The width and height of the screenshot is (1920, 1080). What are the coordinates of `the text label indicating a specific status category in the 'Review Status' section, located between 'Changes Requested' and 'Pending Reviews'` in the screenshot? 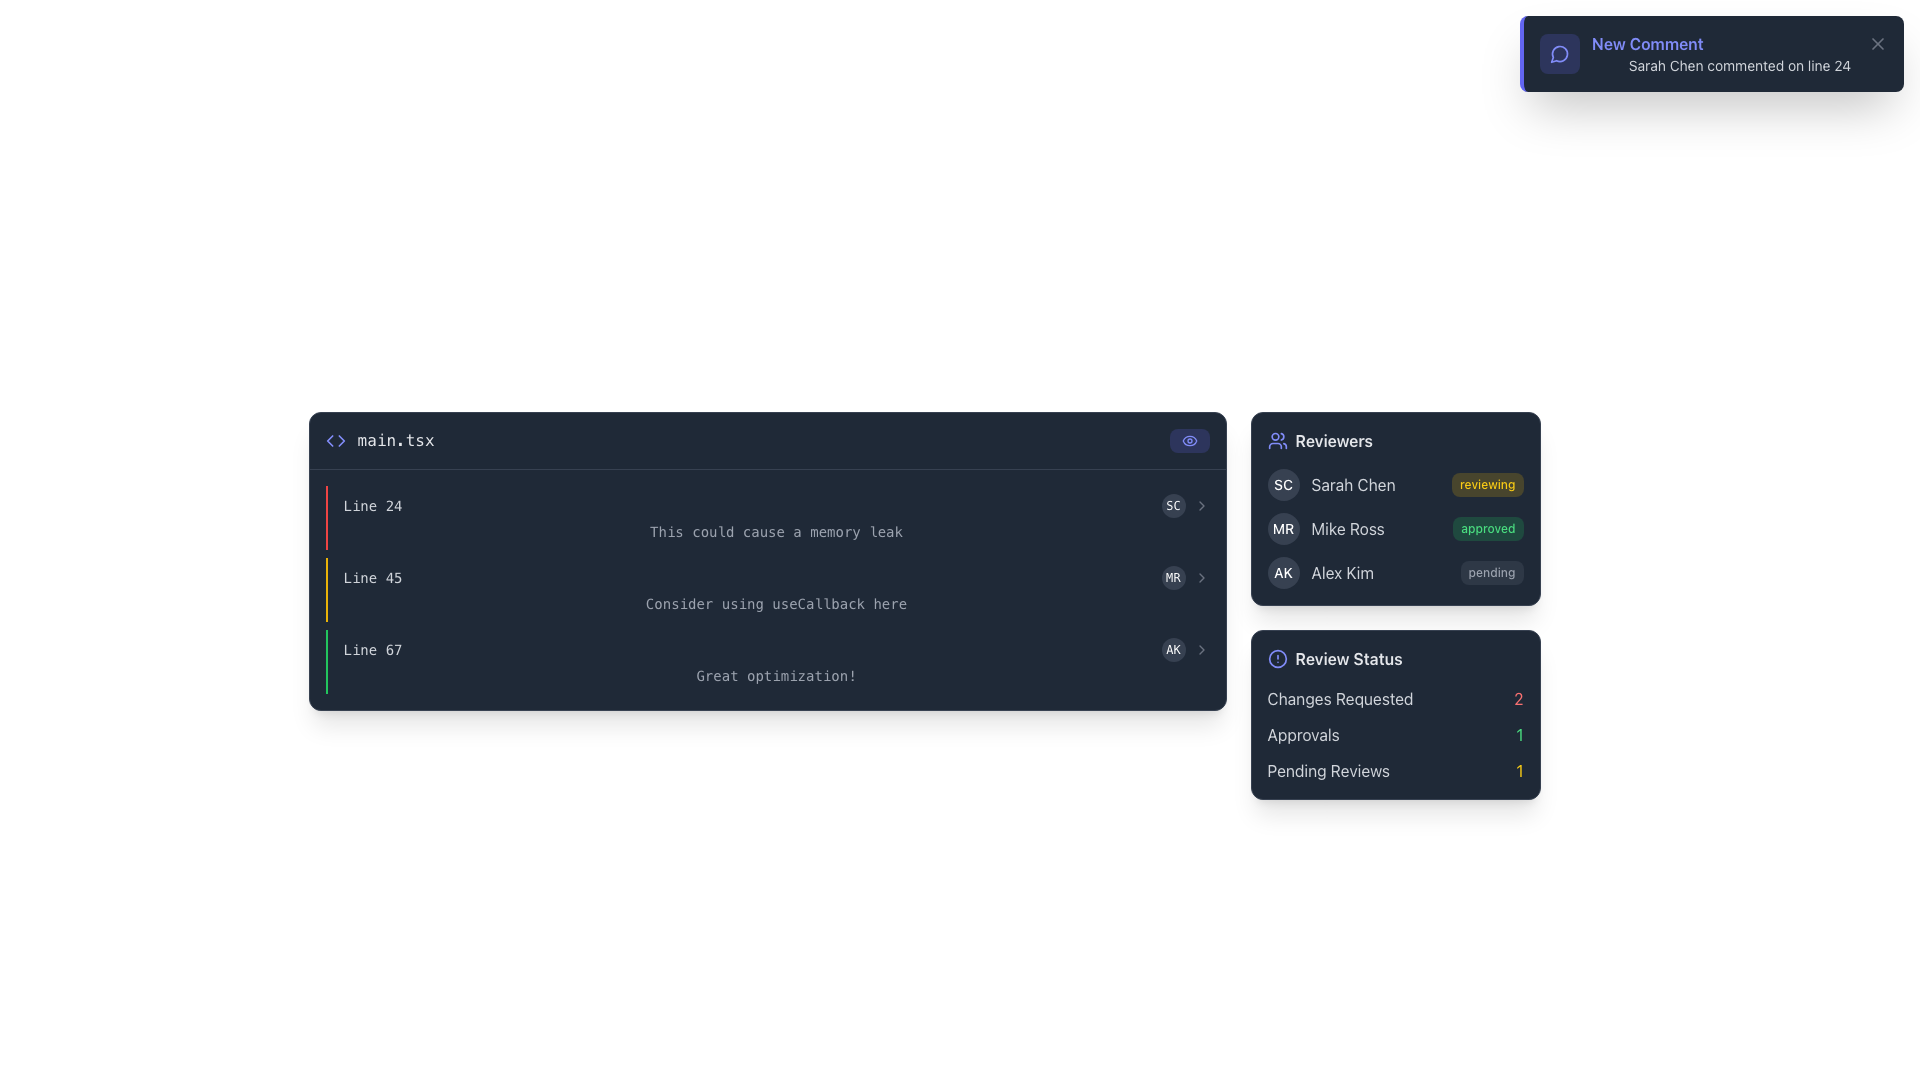 It's located at (1303, 735).